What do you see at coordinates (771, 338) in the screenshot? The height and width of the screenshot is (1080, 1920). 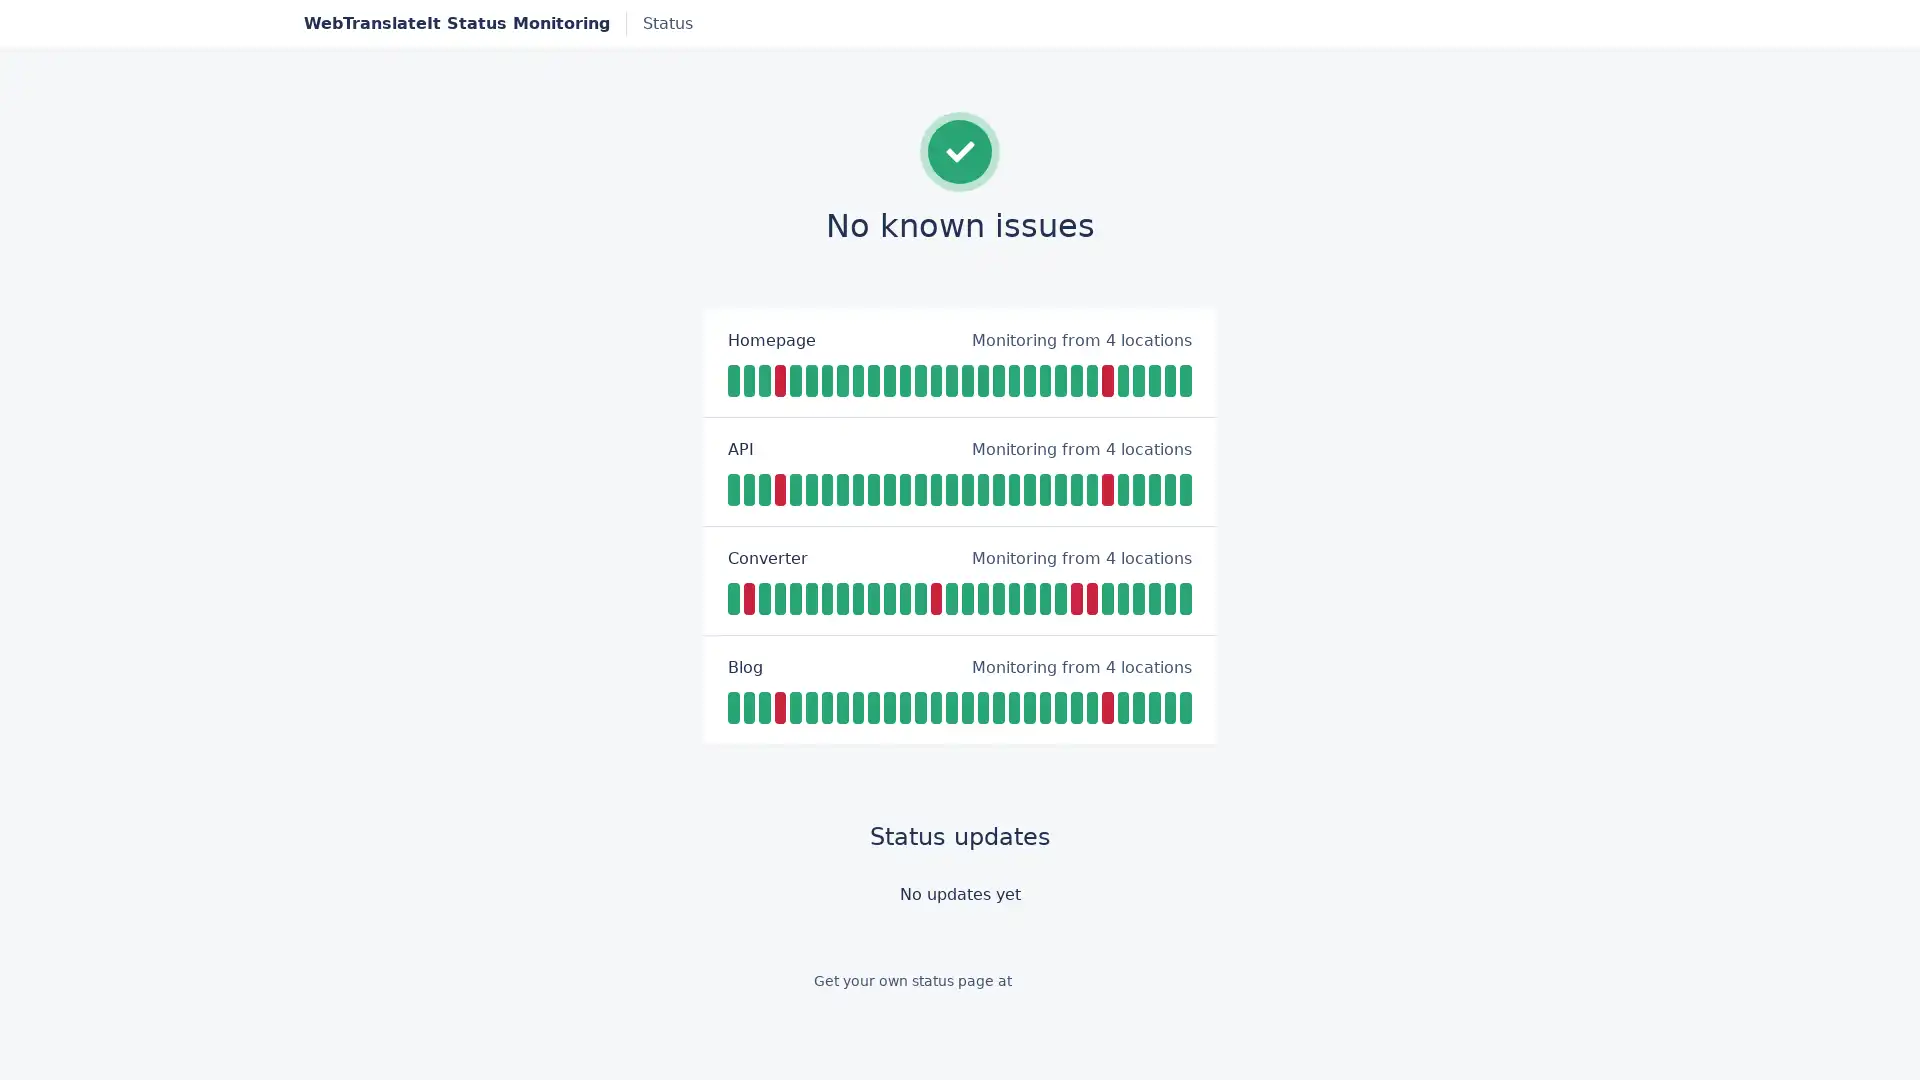 I see `Homepage` at bounding box center [771, 338].